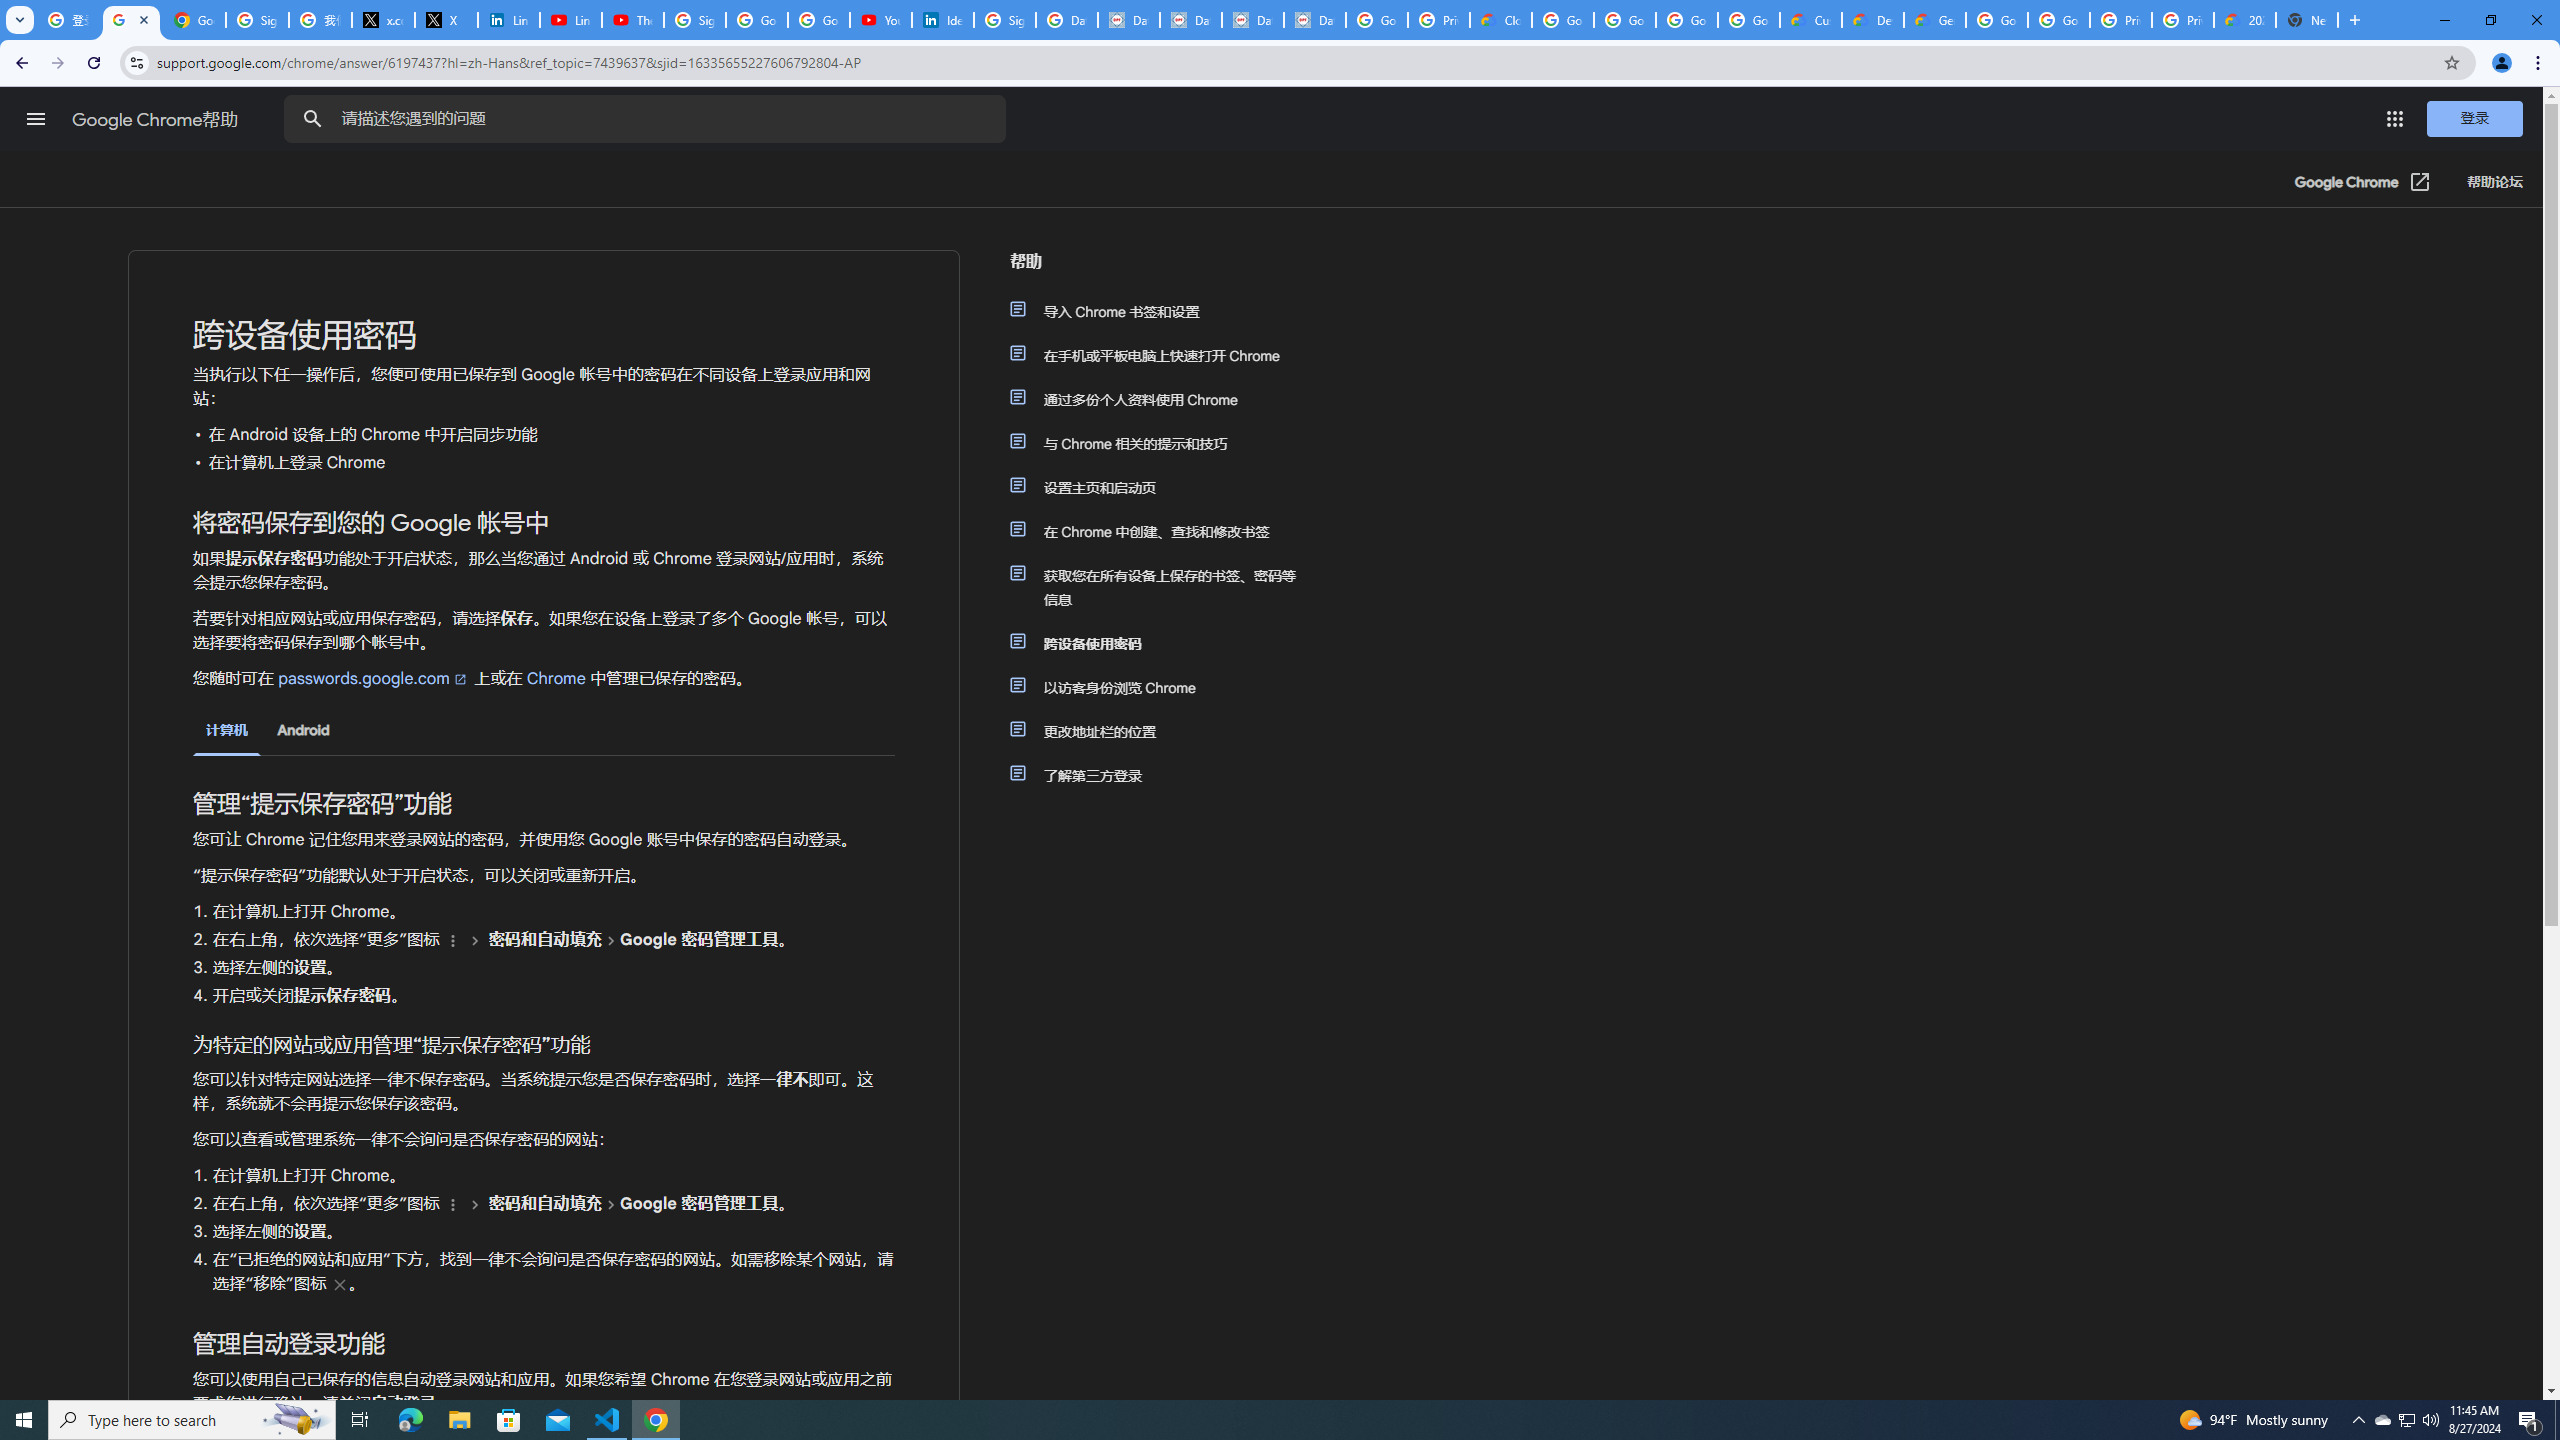 The image size is (2560, 1440). Describe the element at coordinates (570, 19) in the screenshot. I see `'LinkedIn - YouTube'` at that location.